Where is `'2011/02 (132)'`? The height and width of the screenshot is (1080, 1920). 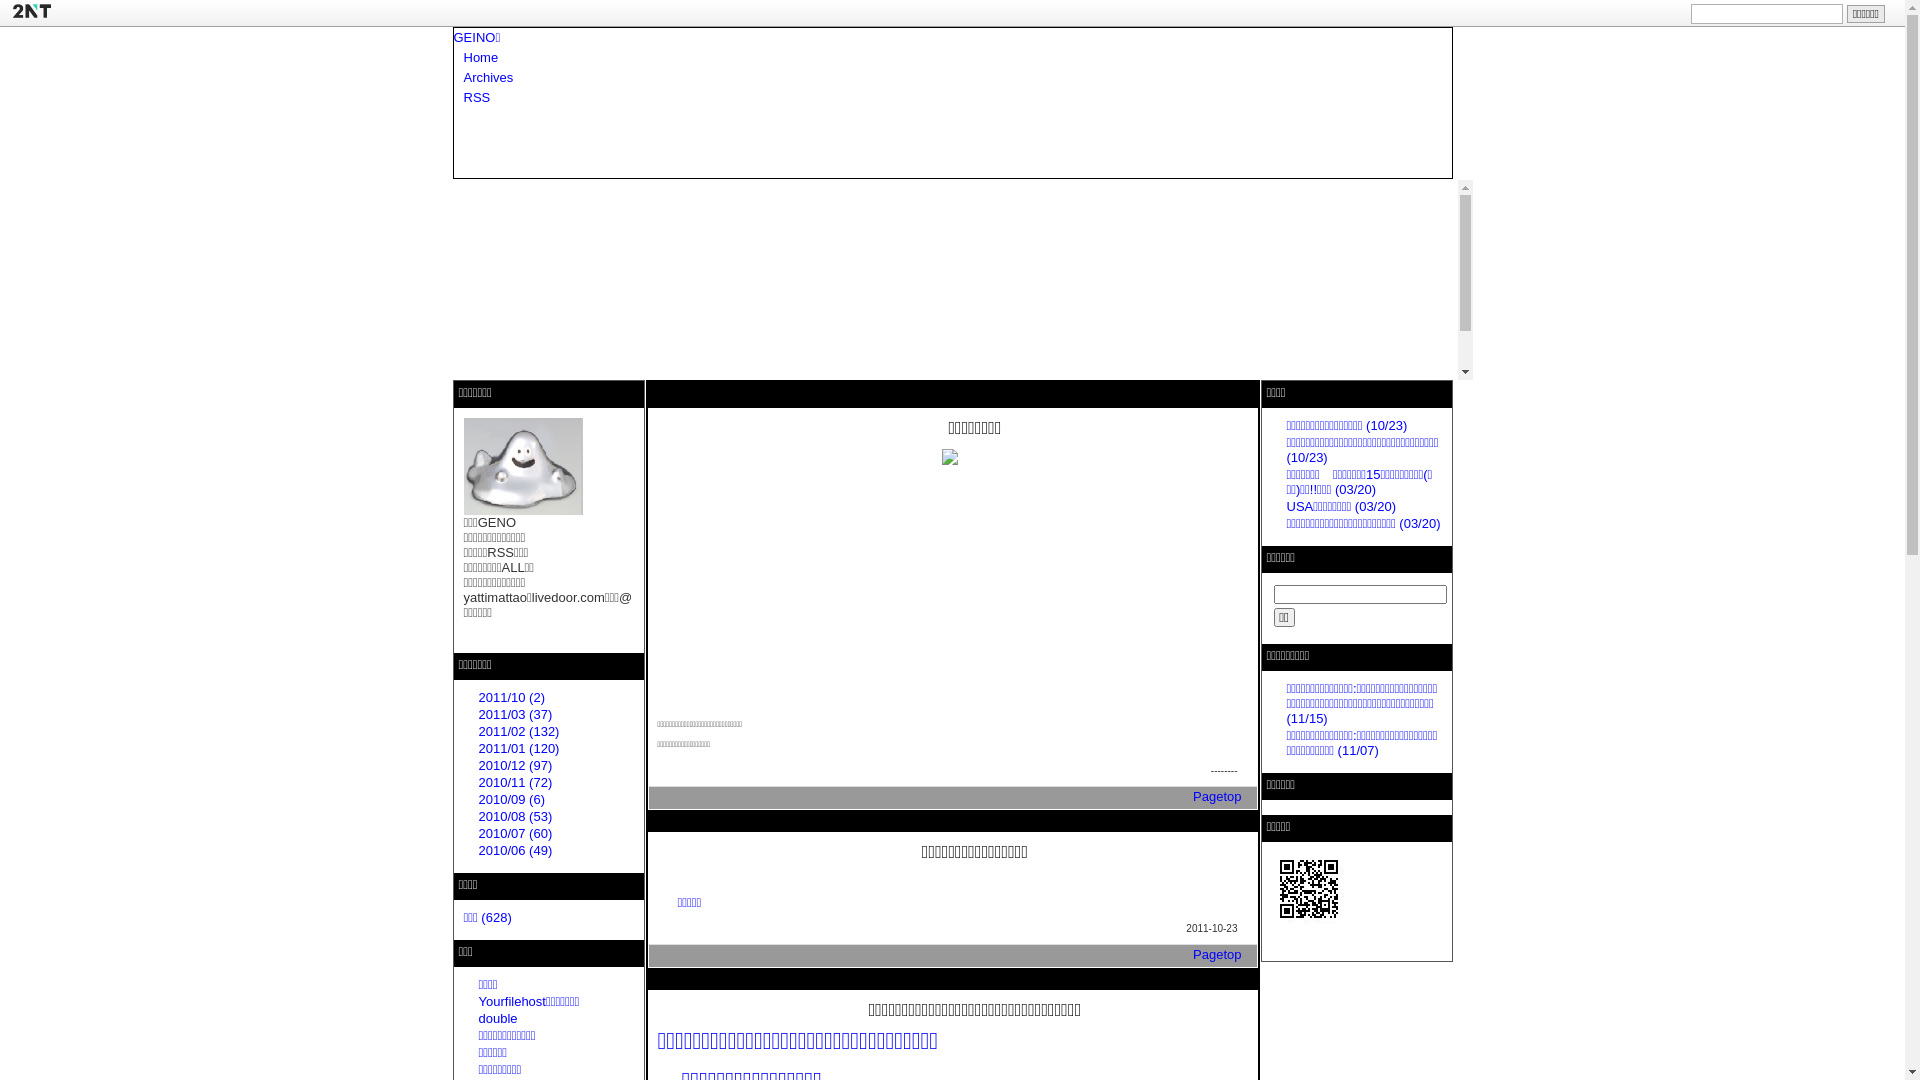
'2011/02 (132)' is located at coordinates (518, 731).